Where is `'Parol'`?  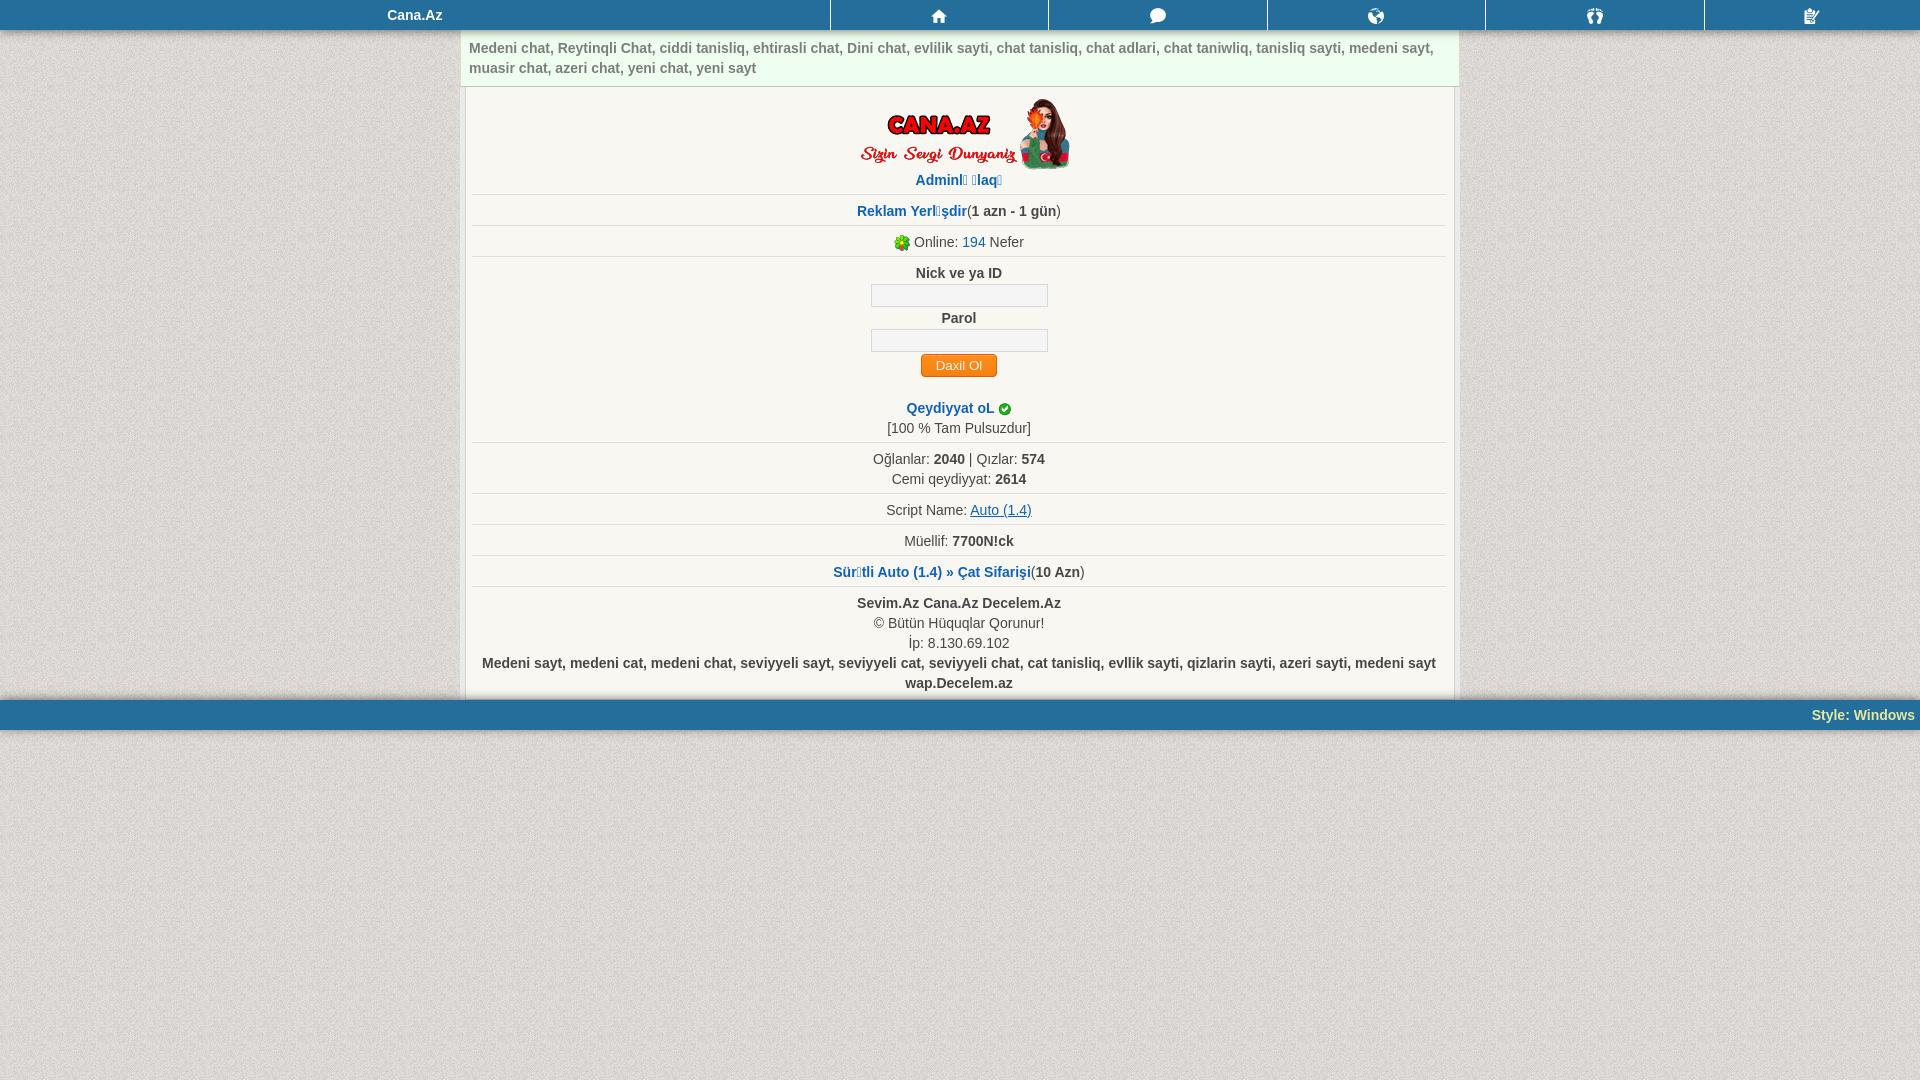
'Parol' is located at coordinates (957, 339).